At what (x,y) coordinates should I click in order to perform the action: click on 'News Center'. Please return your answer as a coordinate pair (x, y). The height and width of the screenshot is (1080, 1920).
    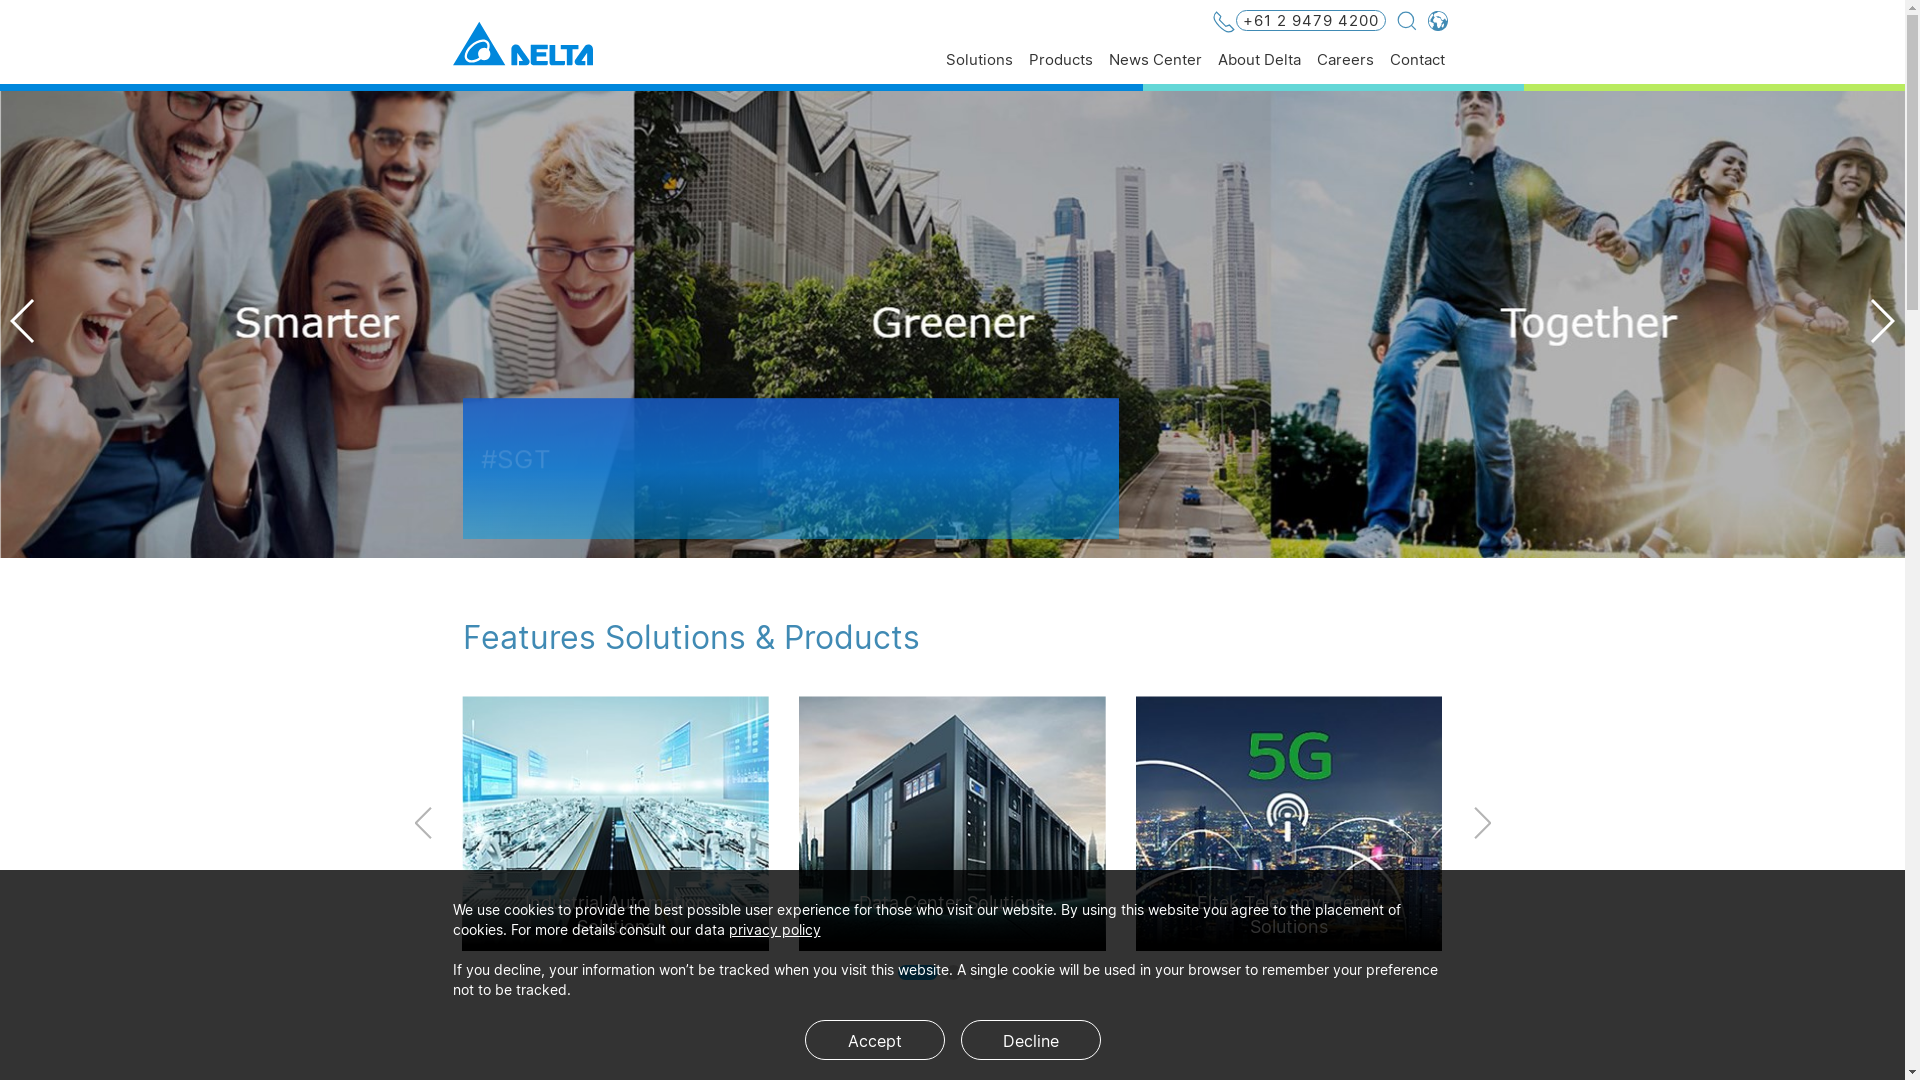
    Looking at the image, I should click on (1154, 67).